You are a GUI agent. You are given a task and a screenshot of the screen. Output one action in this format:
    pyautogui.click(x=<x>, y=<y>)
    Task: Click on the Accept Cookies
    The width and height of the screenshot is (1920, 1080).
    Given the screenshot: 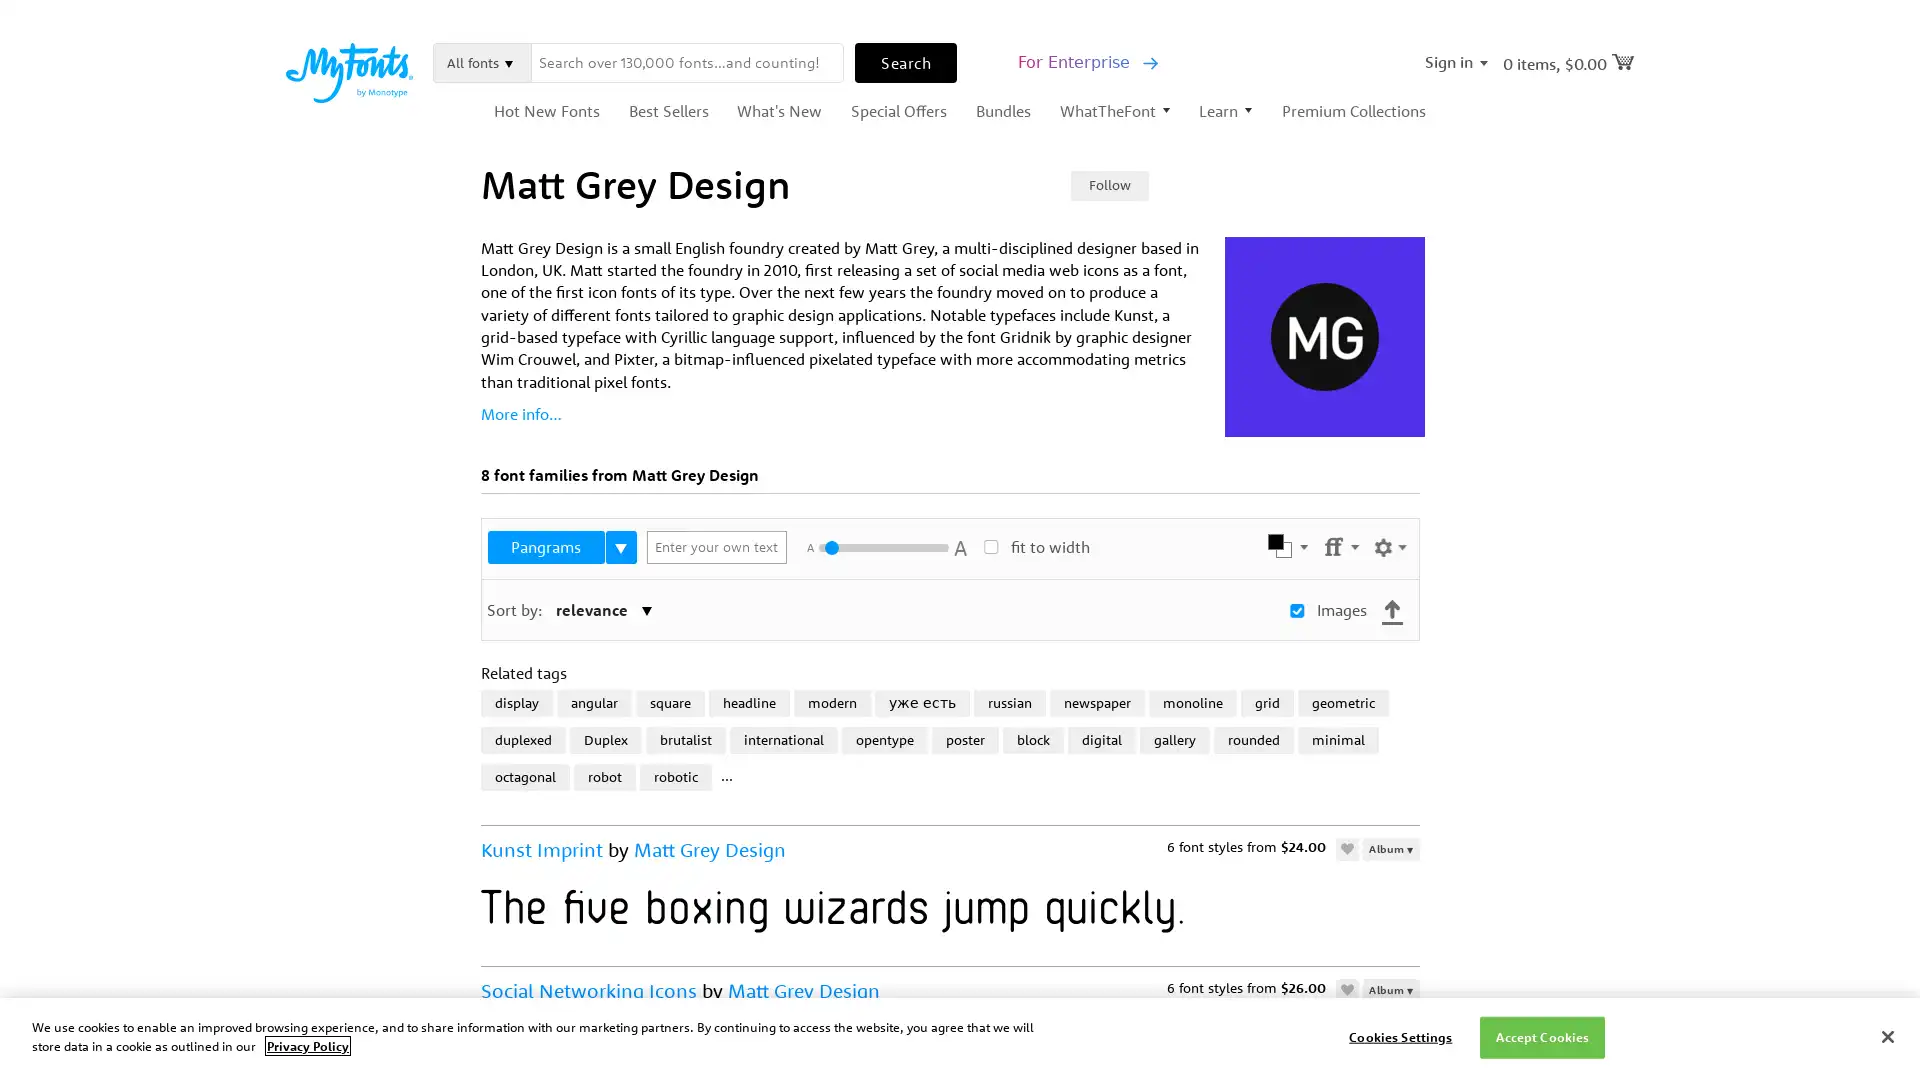 What is the action you would take?
    pyautogui.click(x=1541, y=1036)
    